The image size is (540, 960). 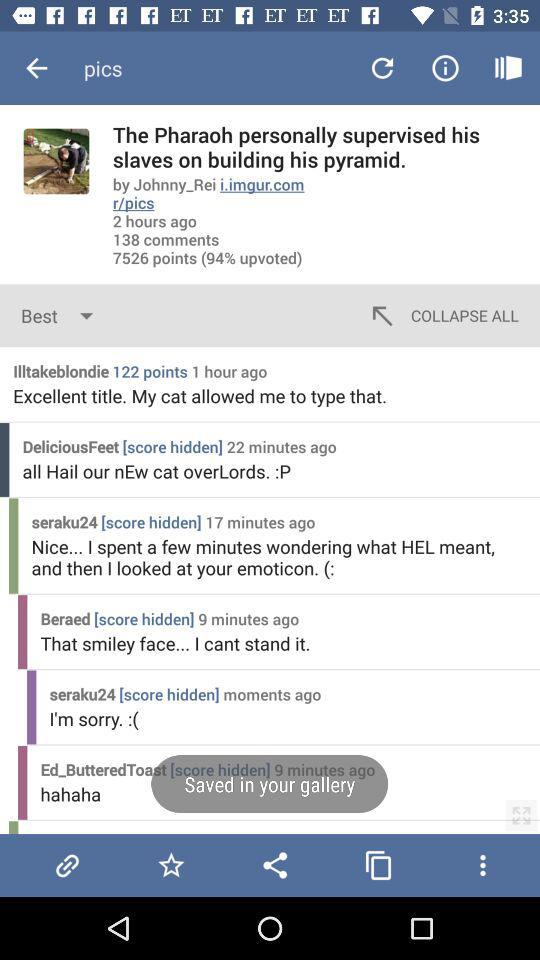 What do you see at coordinates (521, 815) in the screenshot?
I see `icon next to the hahaha icon` at bounding box center [521, 815].